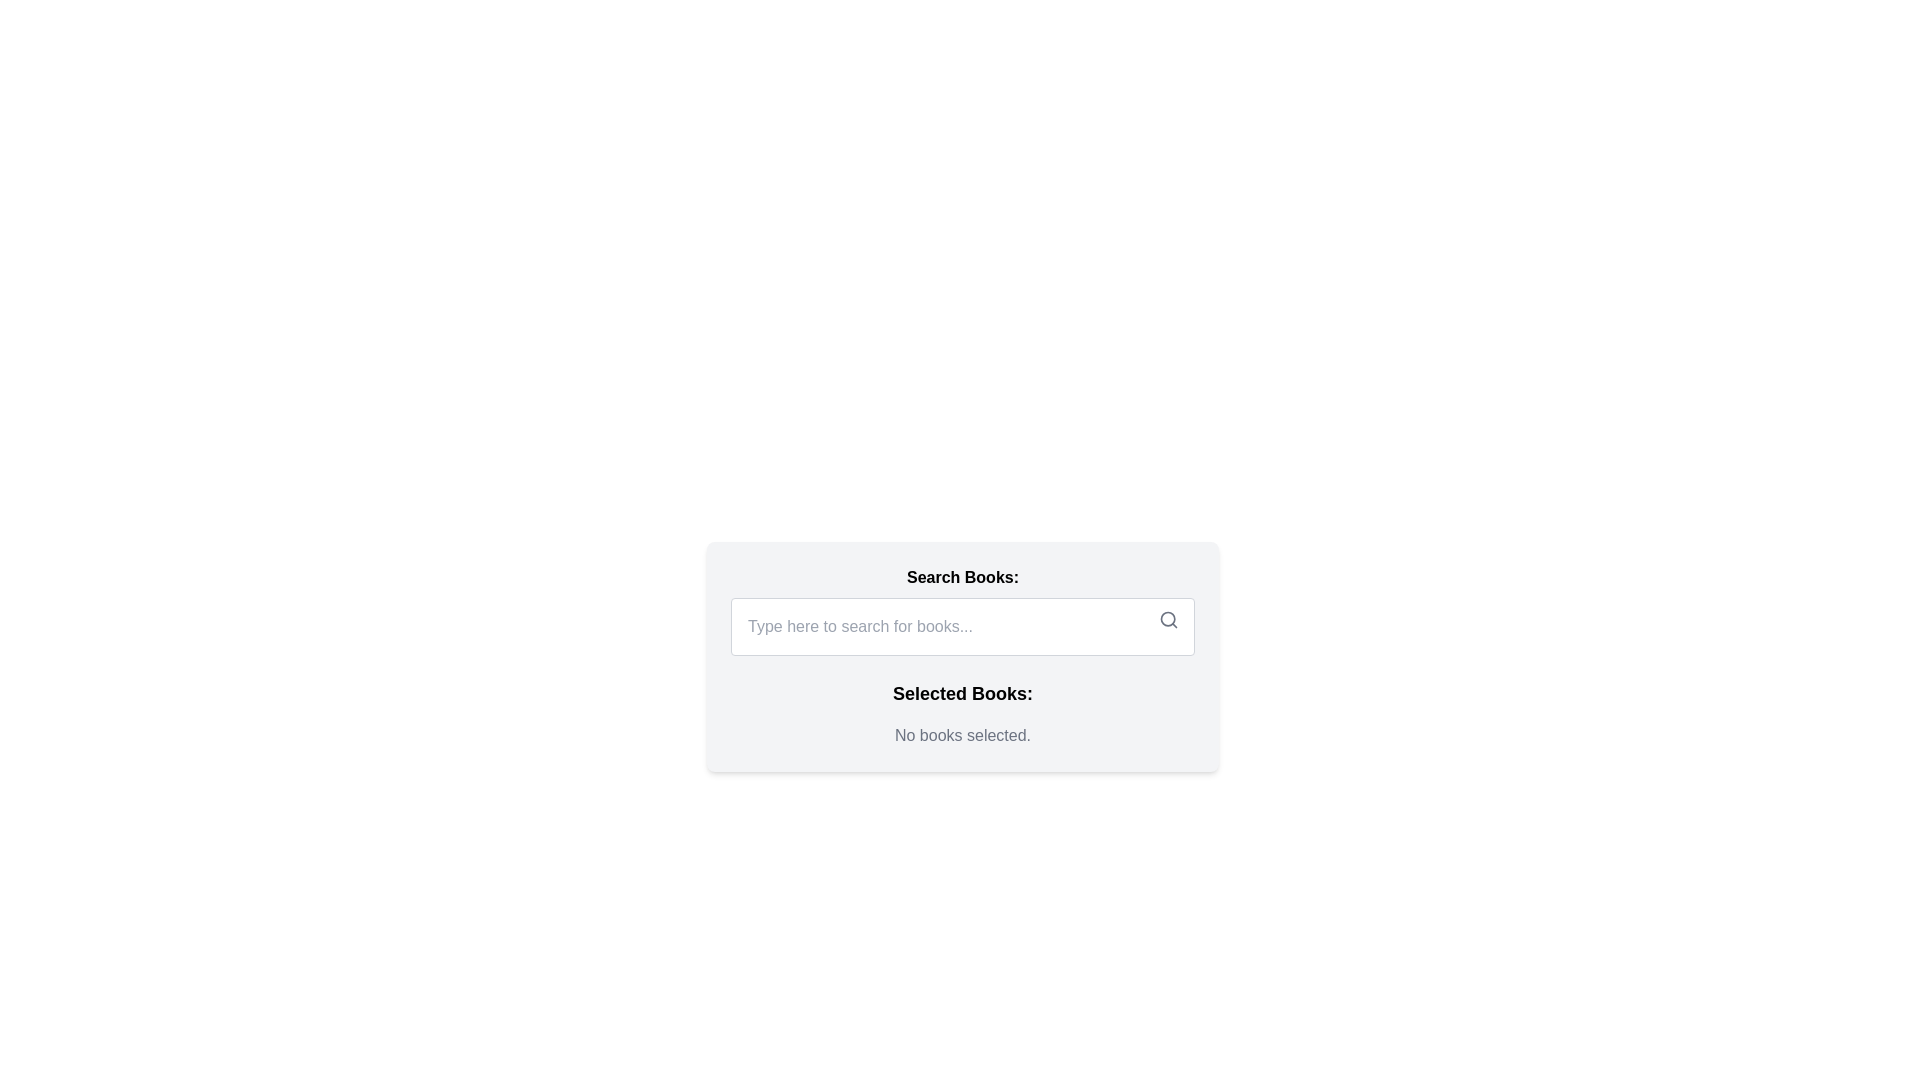  I want to click on the magnifying glass icon within the search button, so click(1169, 619).